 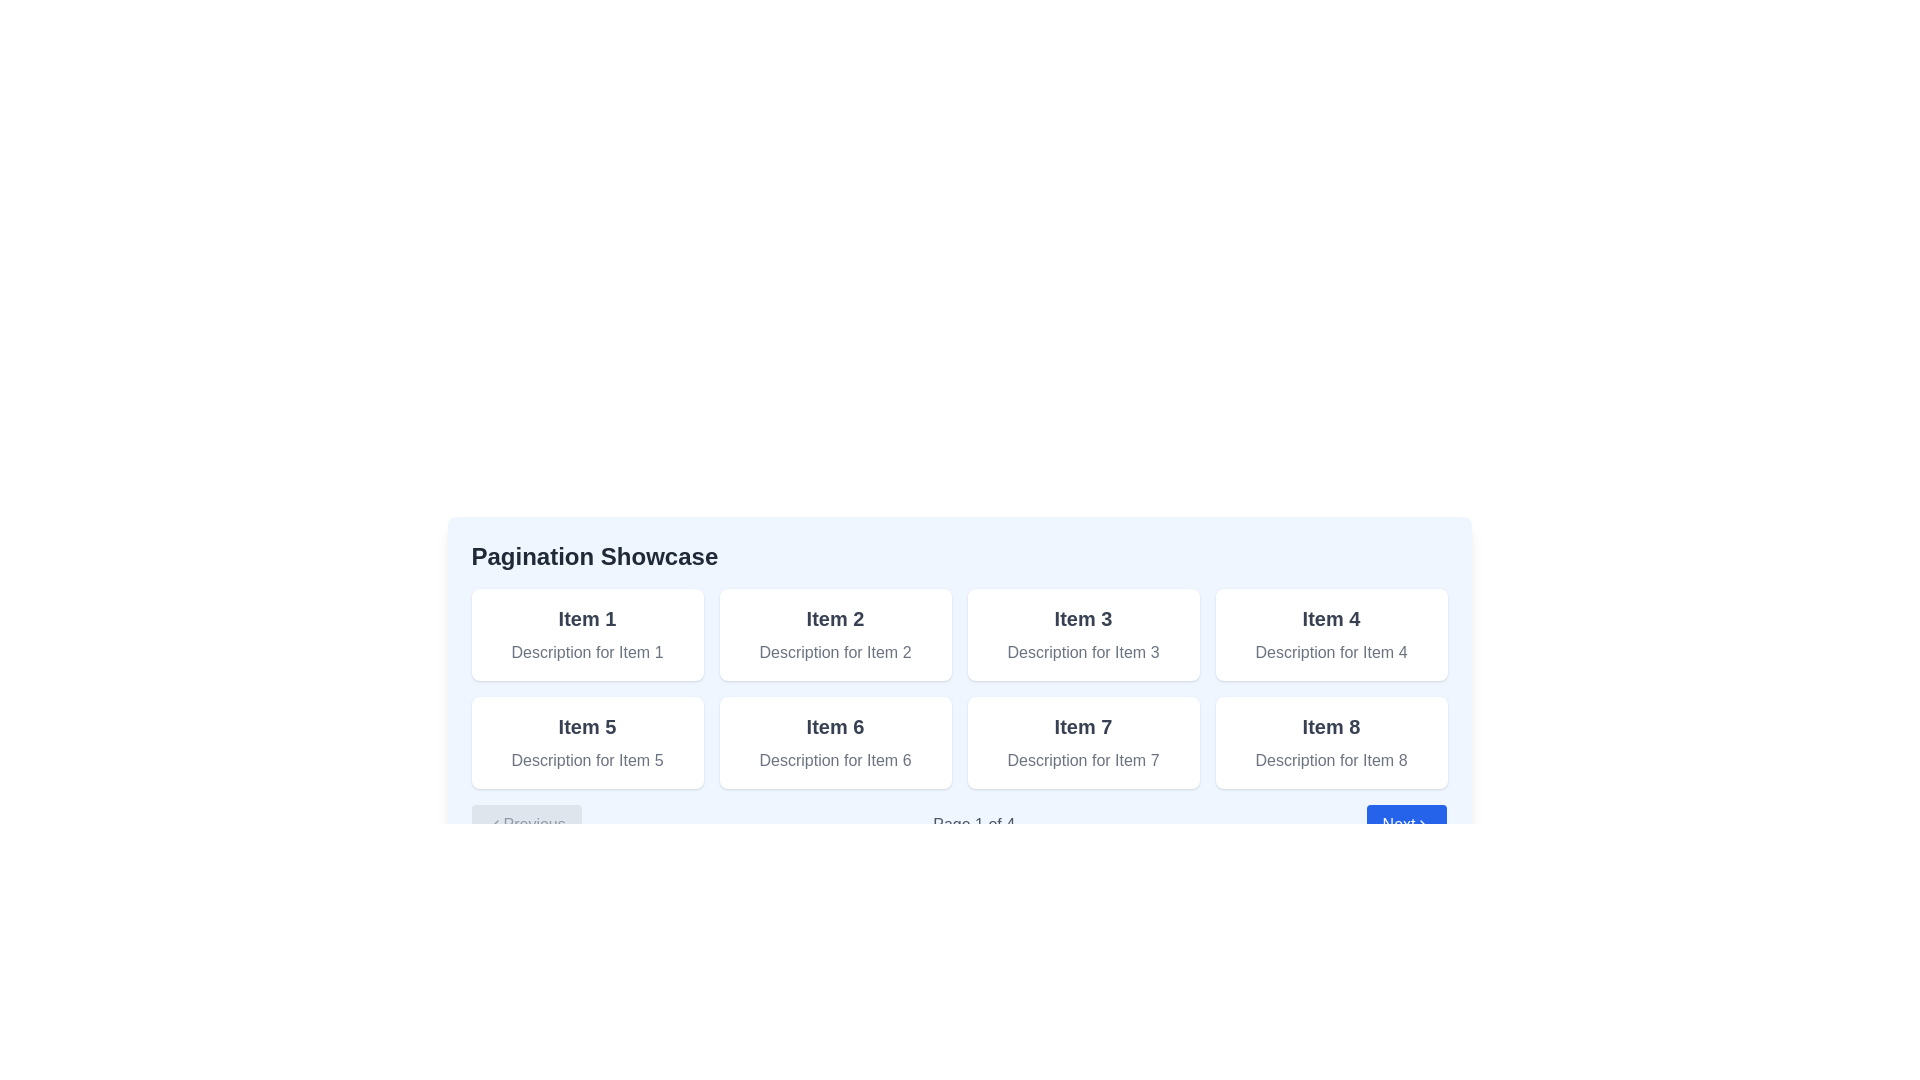 What do you see at coordinates (835, 652) in the screenshot?
I see `the text label that provides additional information for the 'Item 2' card, located at the bottom of the card structure` at bounding box center [835, 652].